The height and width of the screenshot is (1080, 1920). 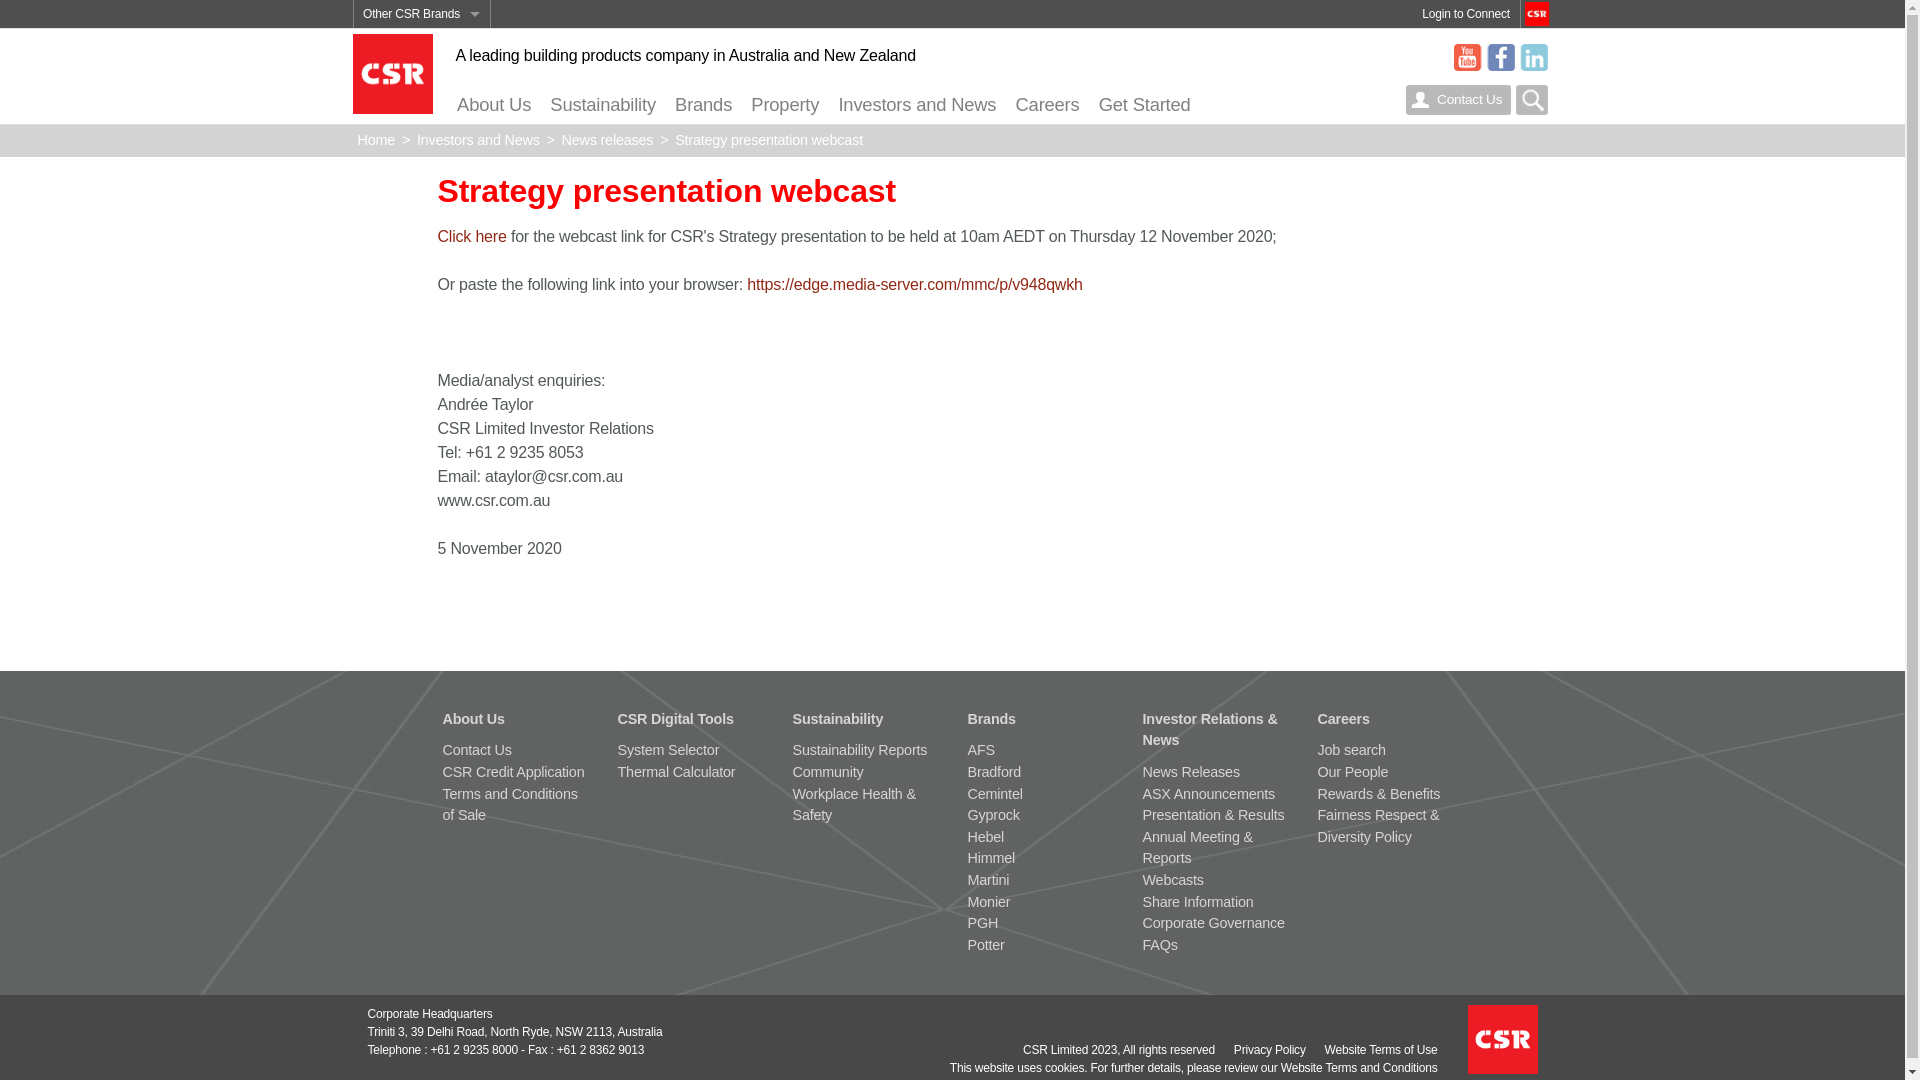 What do you see at coordinates (1353, 770) in the screenshot?
I see `'Our People'` at bounding box center [1353, 770].